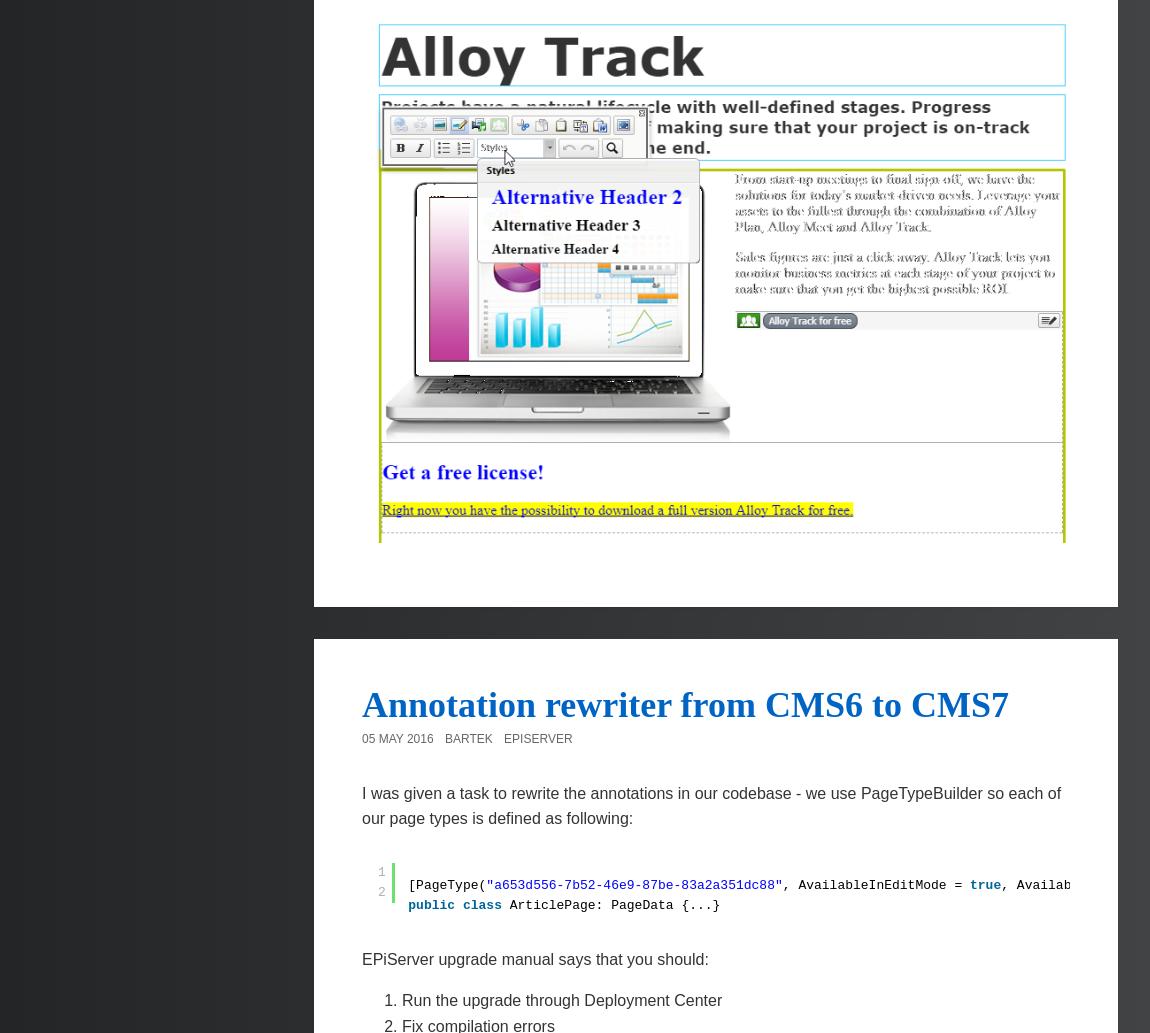 The width and height of the screenshot is (1150, 1033). I want to click on 'ArticlePage: PageData {...}', so click(613, 903).